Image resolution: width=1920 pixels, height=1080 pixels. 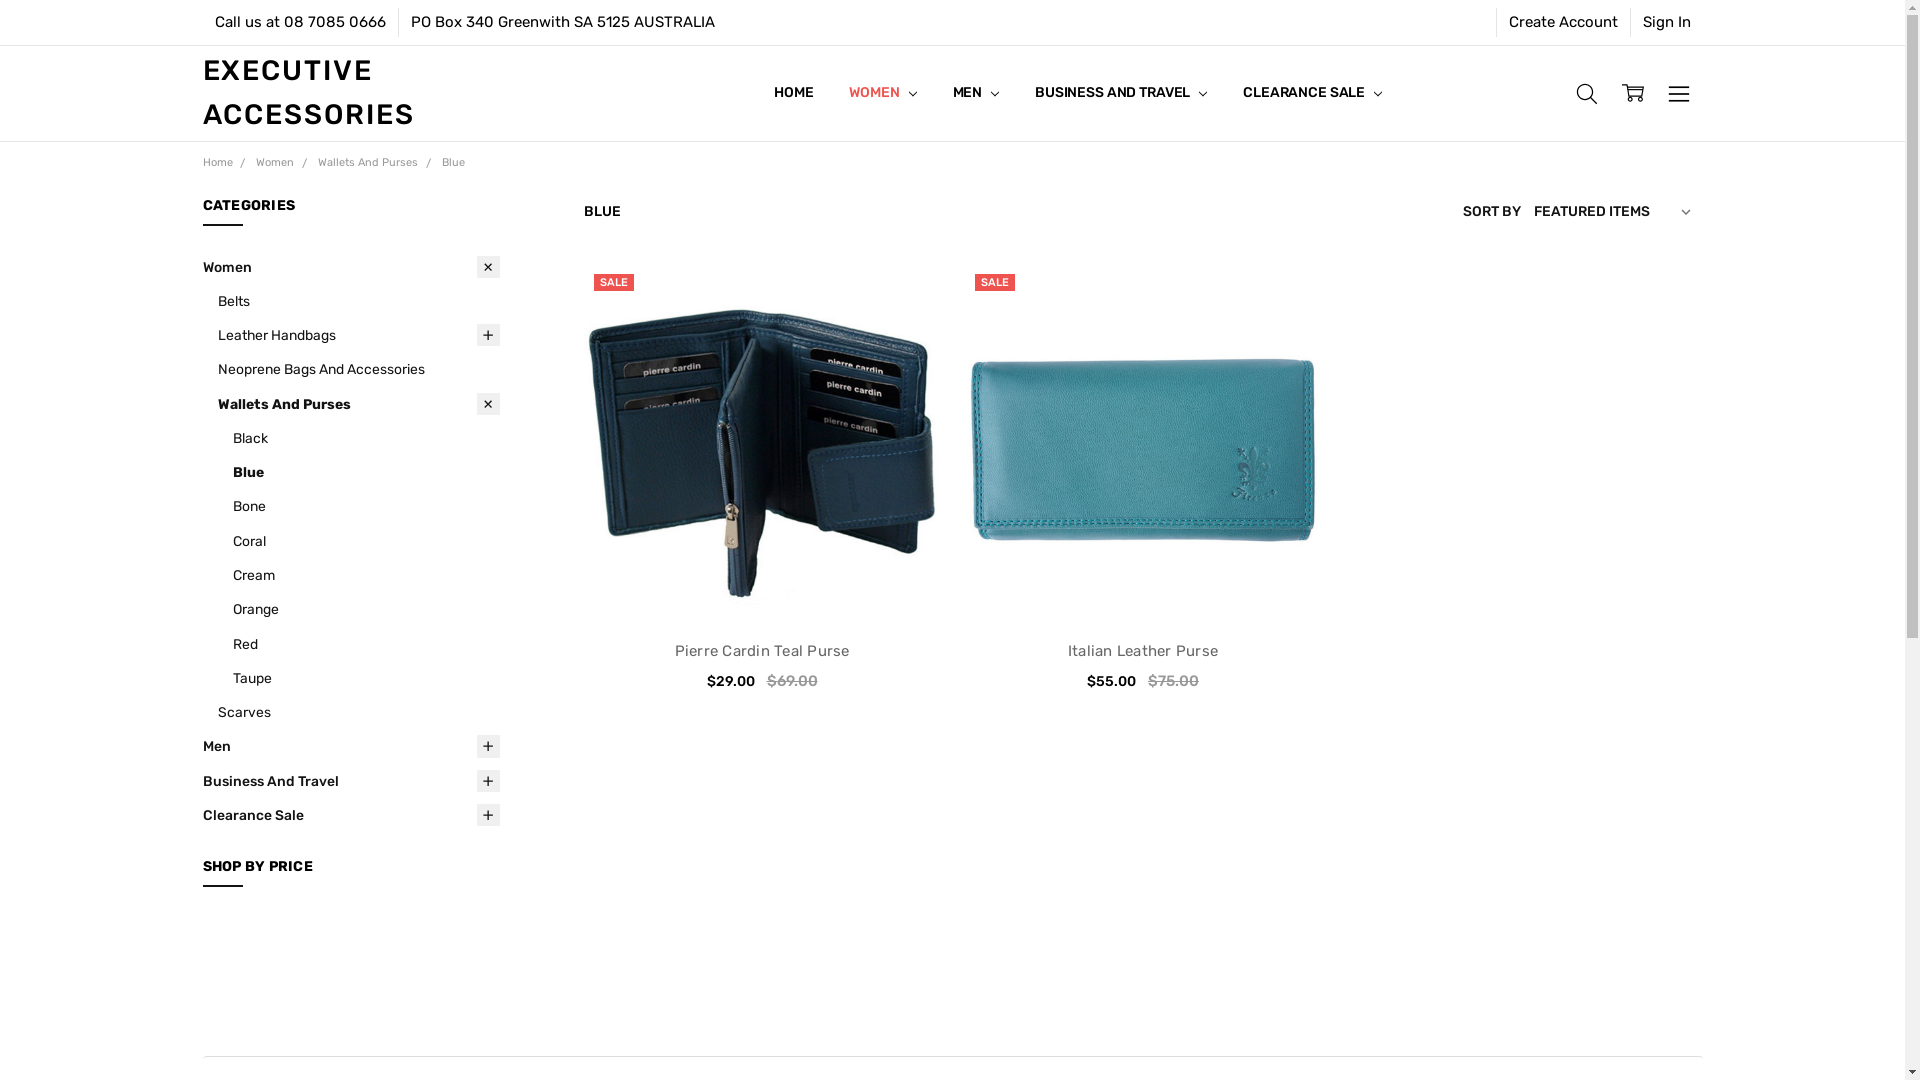 I want to click on 'Cream', so click(x=365, y=574).